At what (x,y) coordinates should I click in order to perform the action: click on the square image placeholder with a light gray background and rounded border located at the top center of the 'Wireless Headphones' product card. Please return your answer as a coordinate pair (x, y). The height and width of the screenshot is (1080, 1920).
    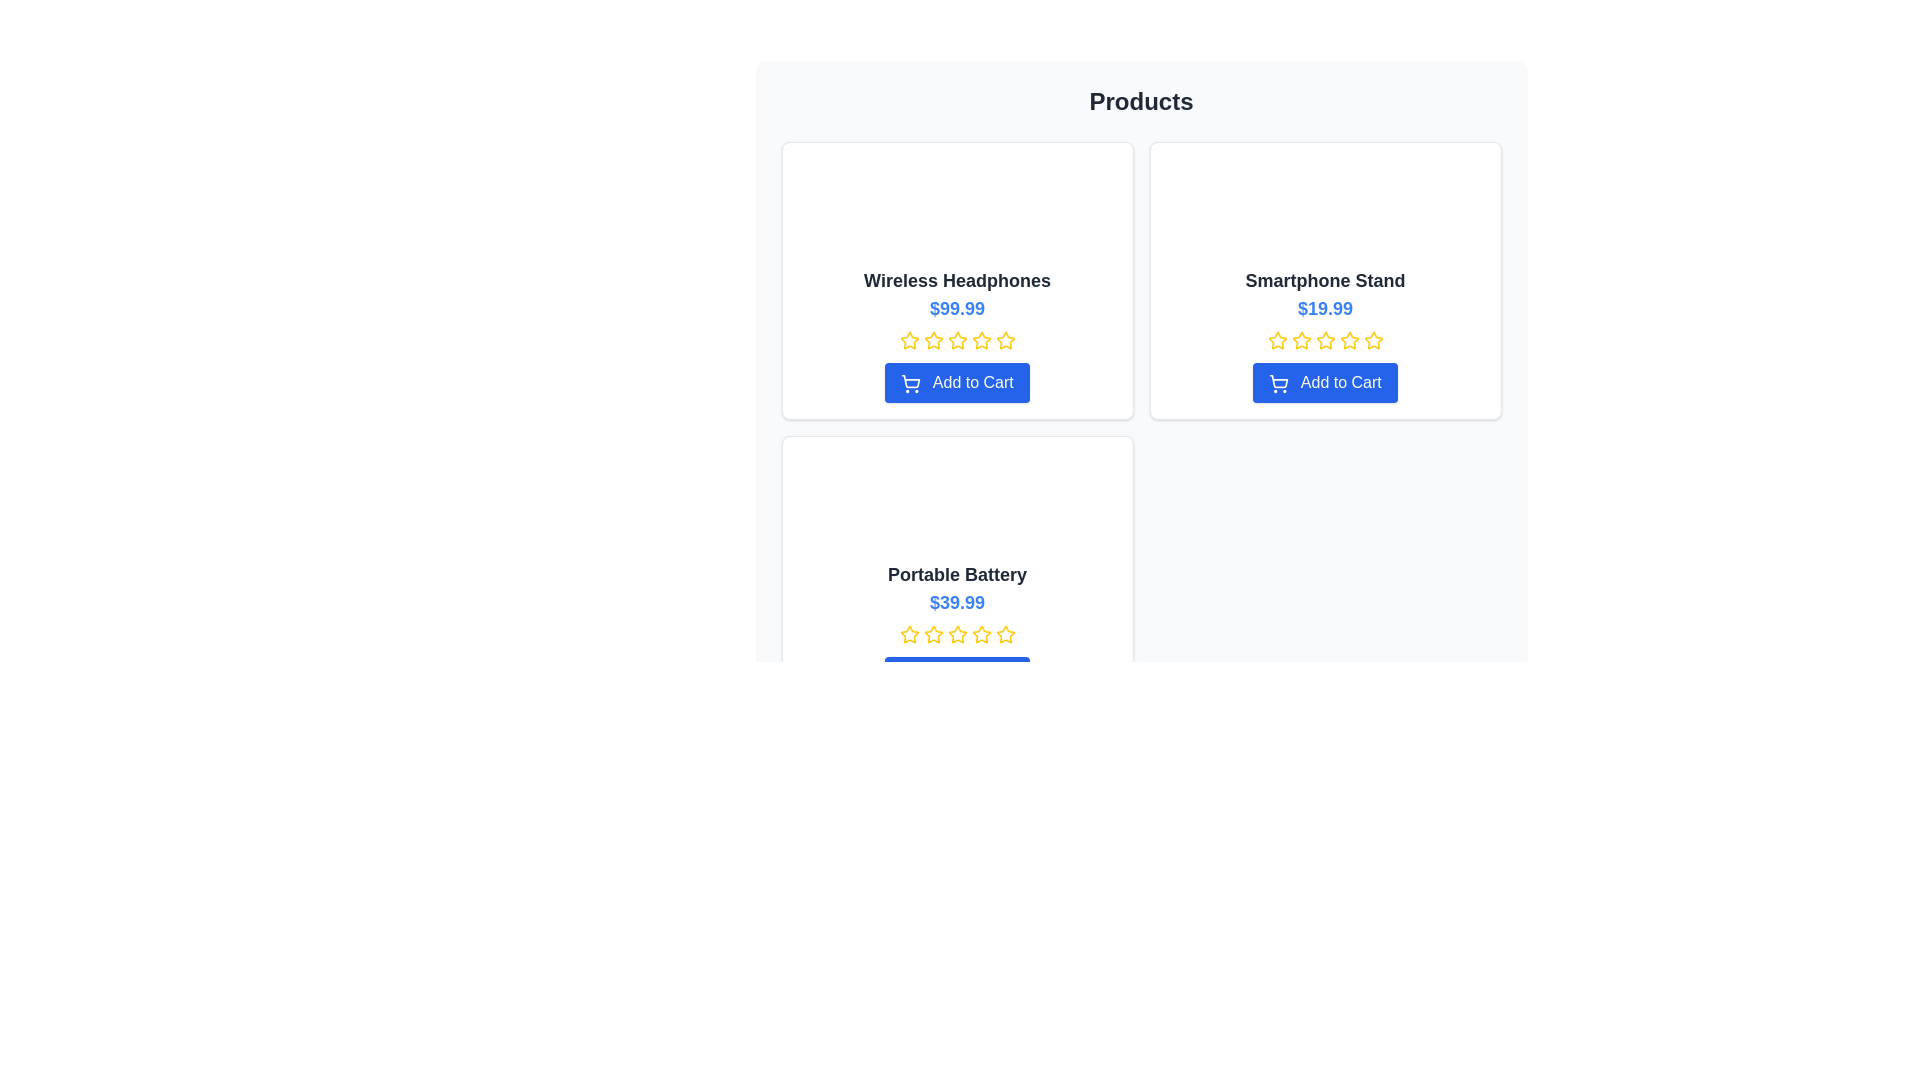
    Looking at the image, I should click on (956, 207).